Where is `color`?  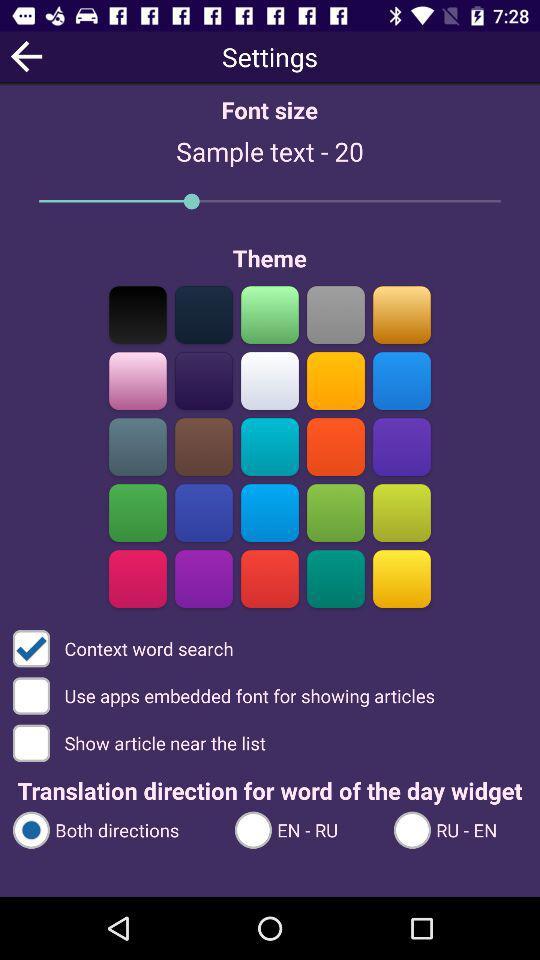 color is located at coordinates (137, 578).